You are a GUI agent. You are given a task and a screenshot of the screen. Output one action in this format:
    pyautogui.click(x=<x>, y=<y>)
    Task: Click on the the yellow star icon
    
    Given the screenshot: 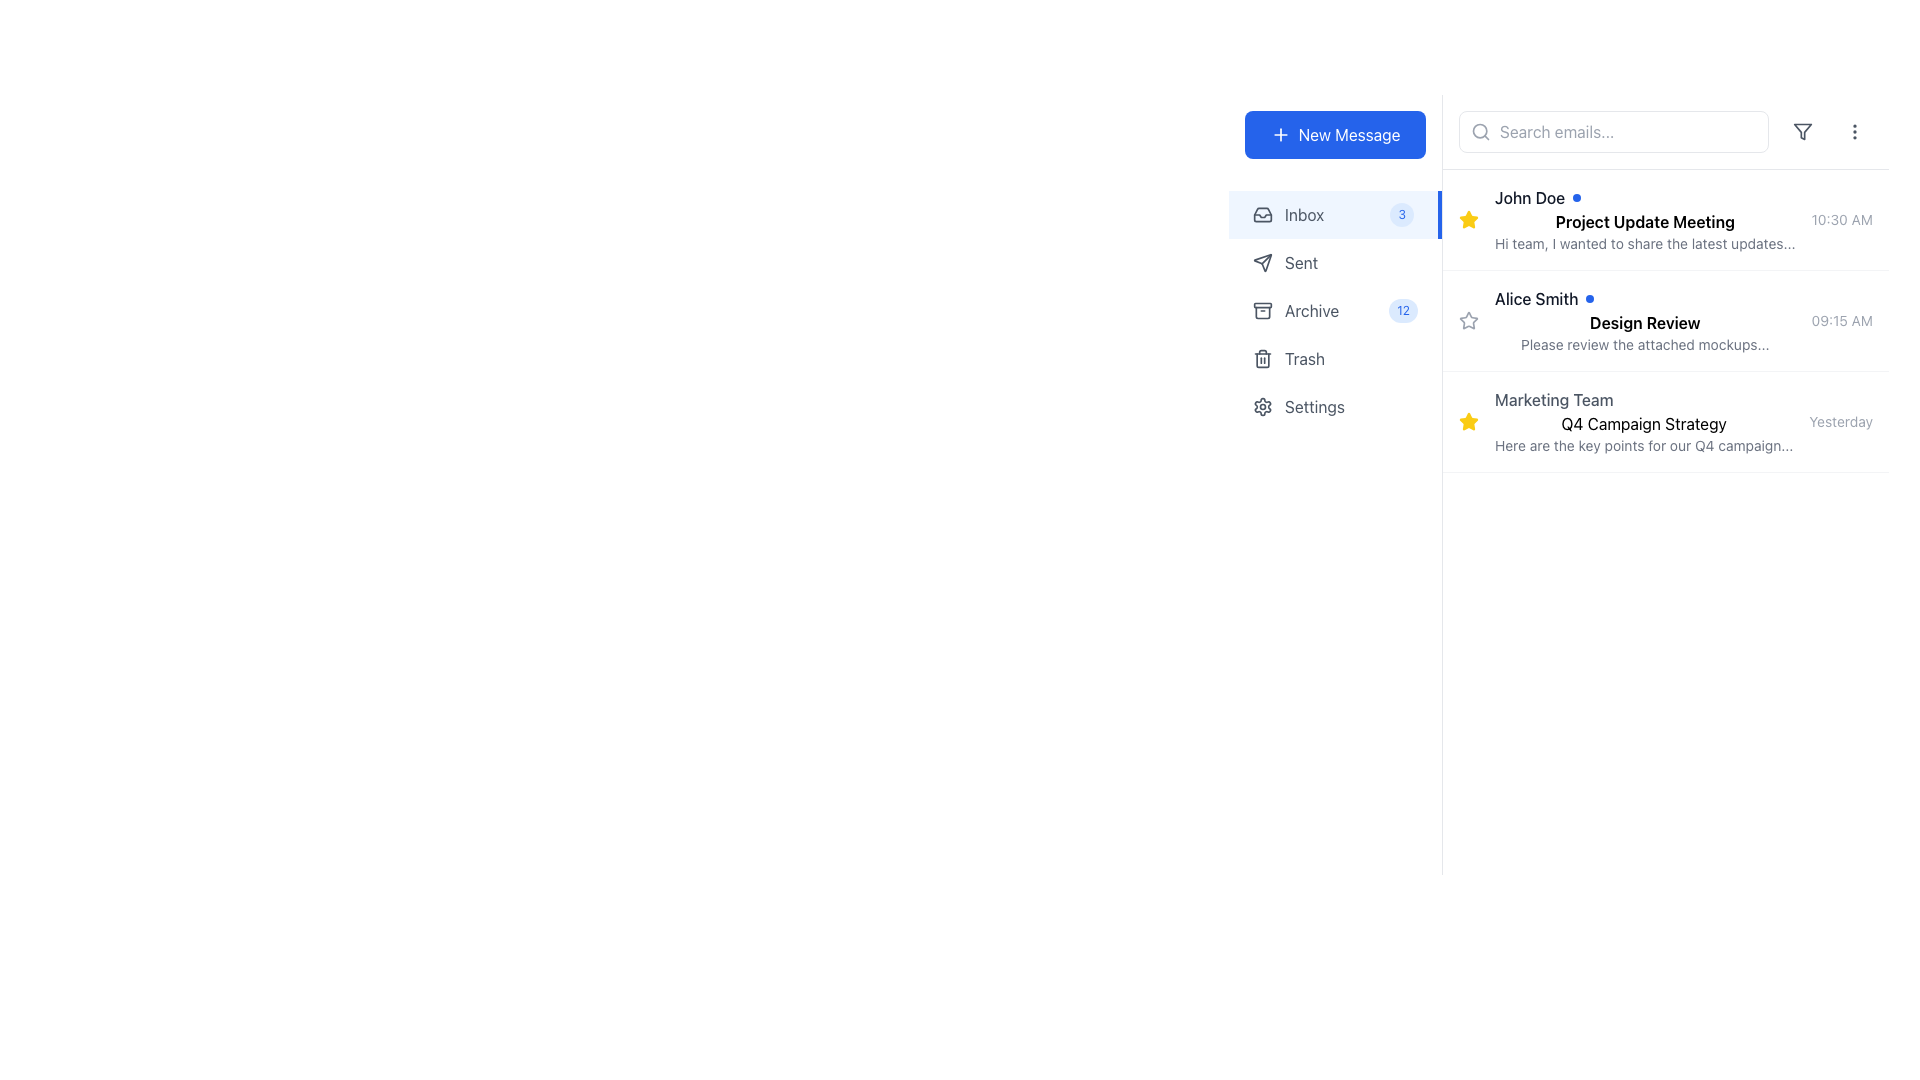 What is the action you would take?
    pyautogui.click(x=1468, y=419)
    